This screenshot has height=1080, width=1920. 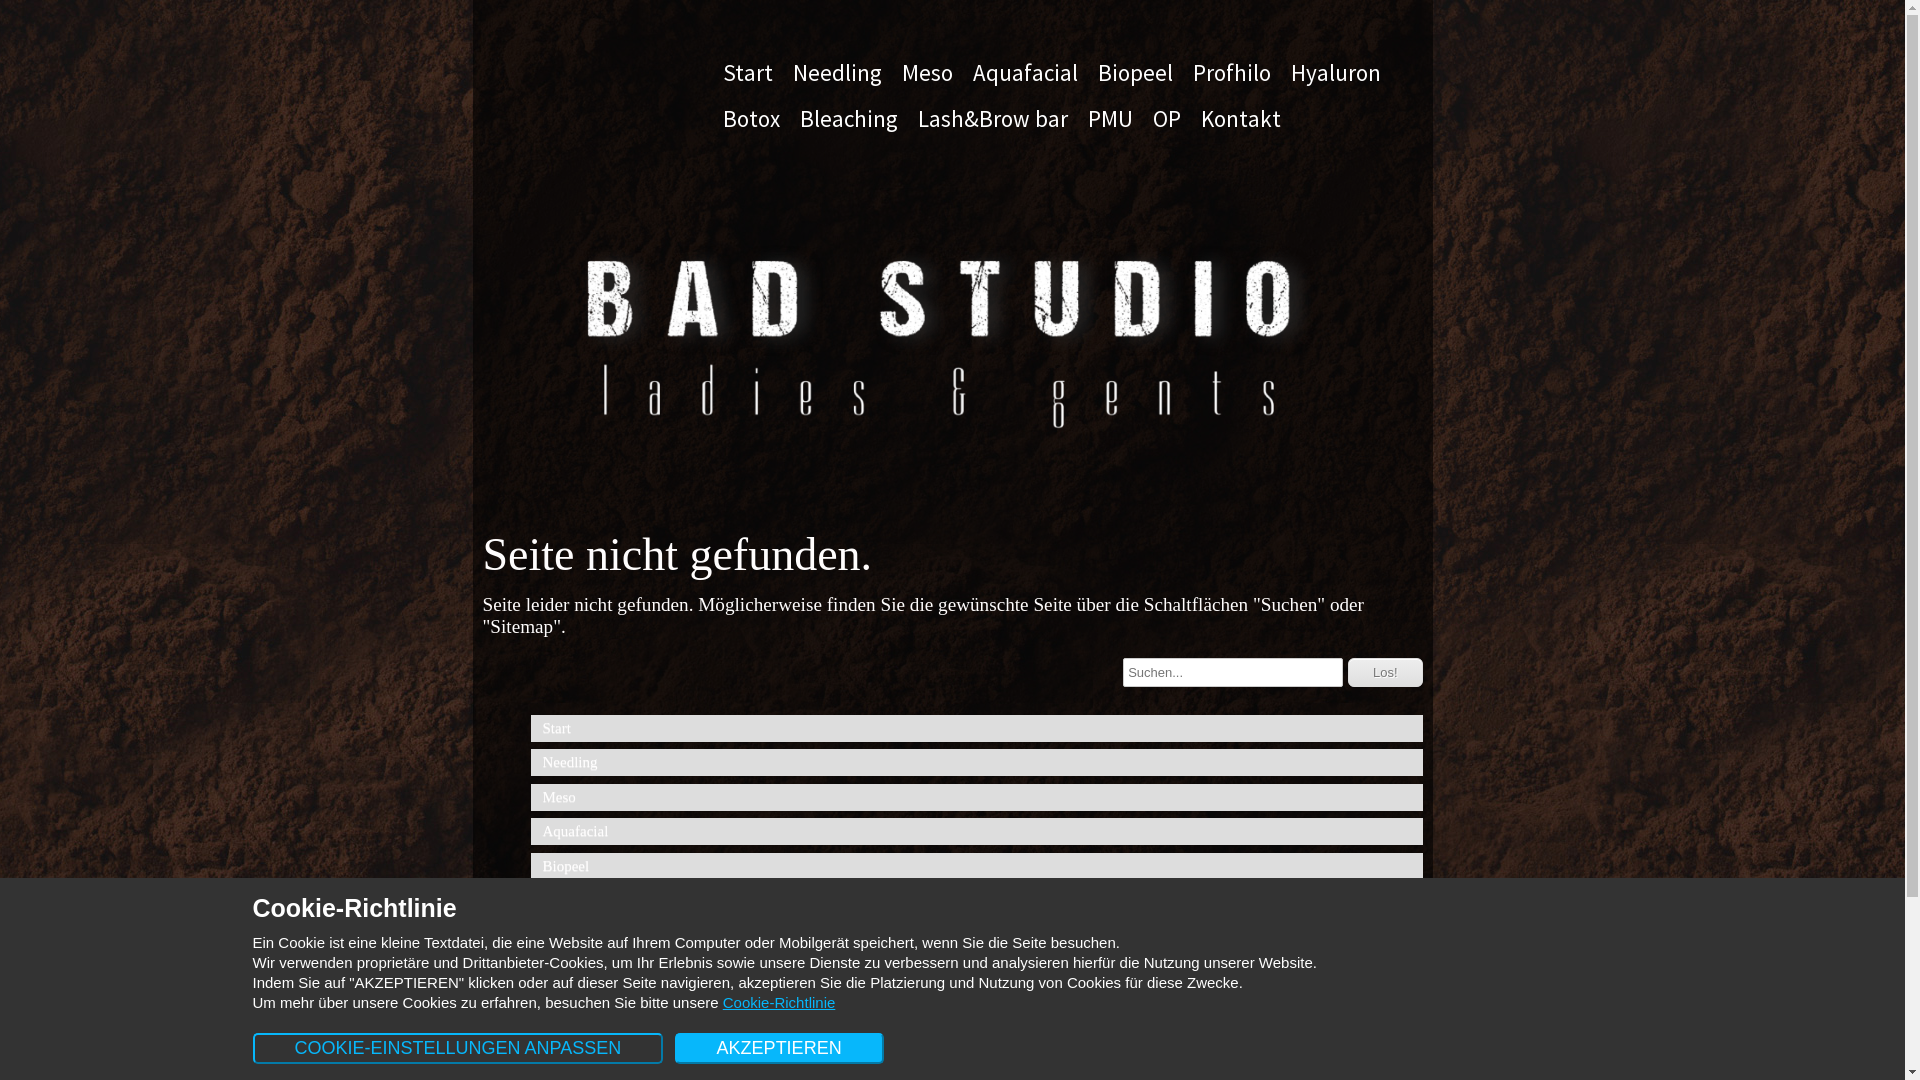 What do you see at coordinates (778, 1047) in the screenshot?
I see `'AKZEPTIEREN'` at bounding box center [778, 1047].